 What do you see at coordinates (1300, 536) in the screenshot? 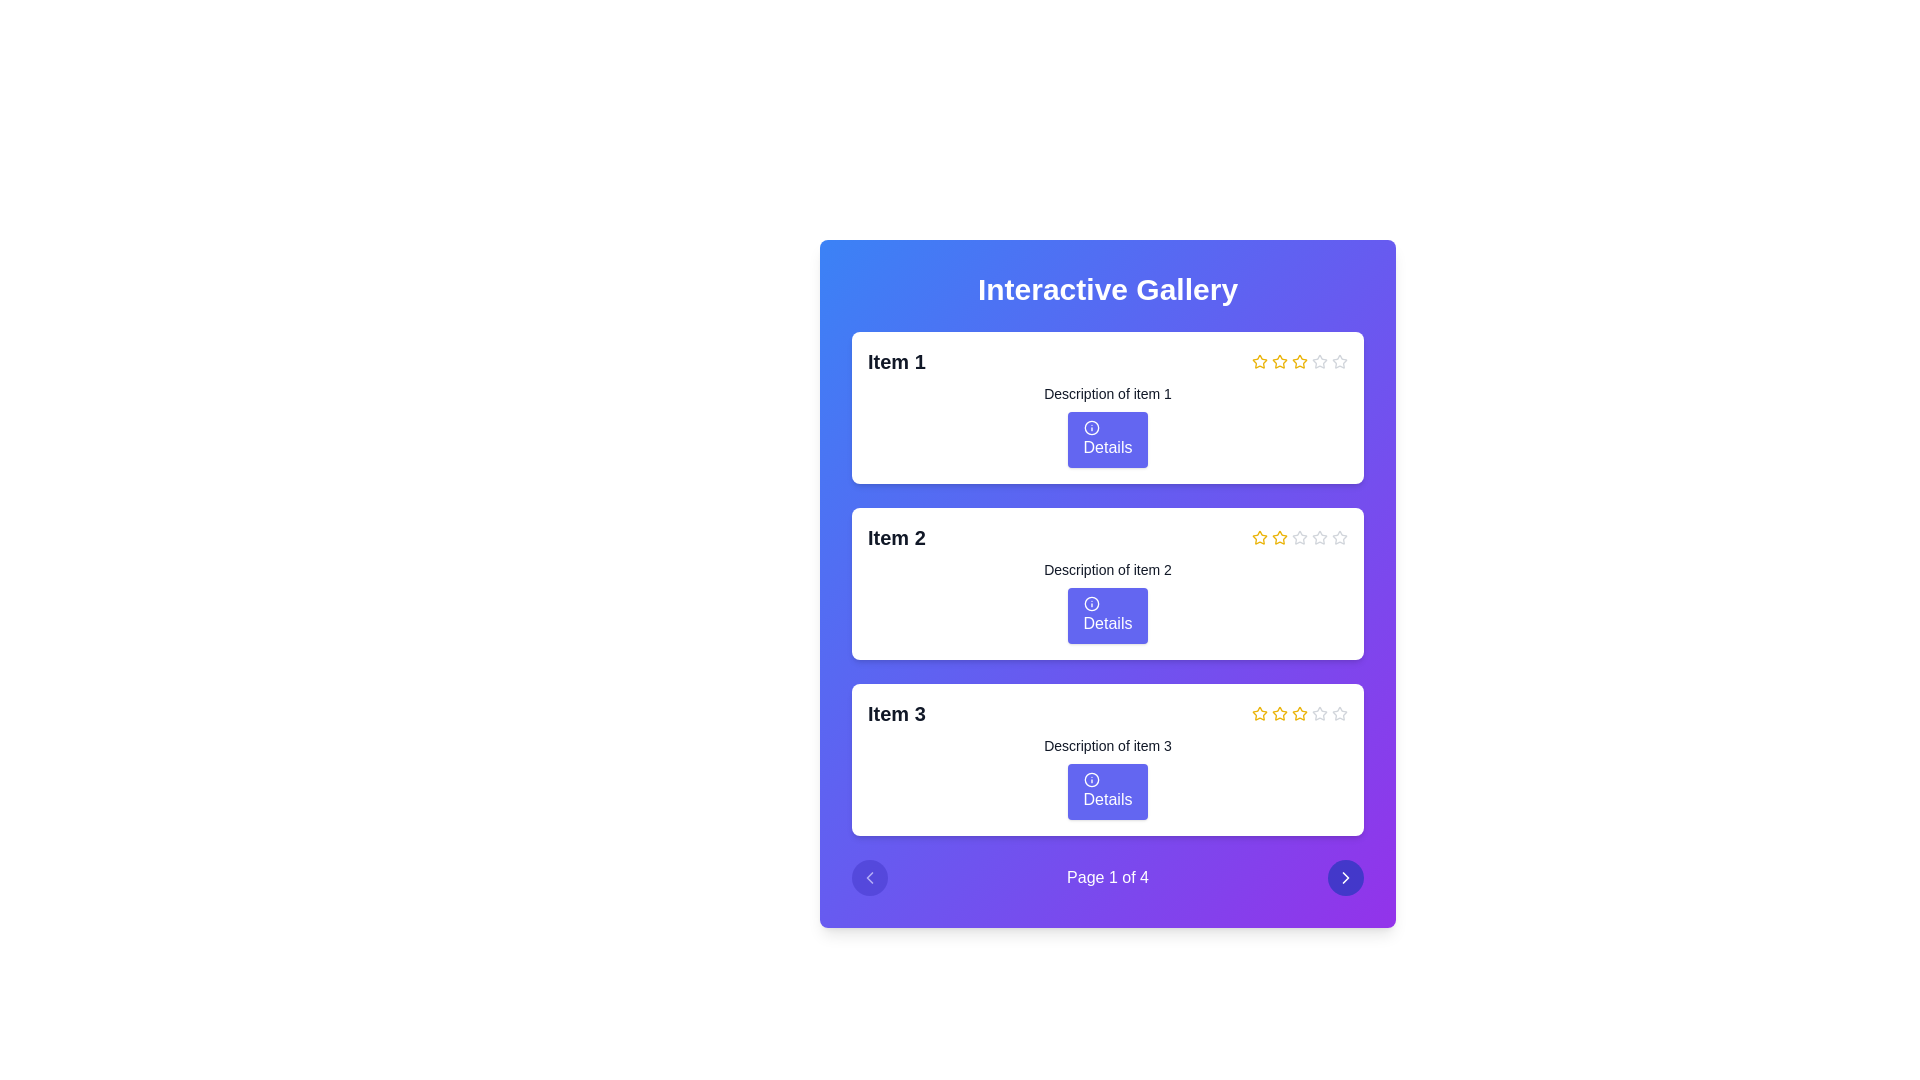
I see `the fourth rating star icon` at bounding box center [1300, 536].